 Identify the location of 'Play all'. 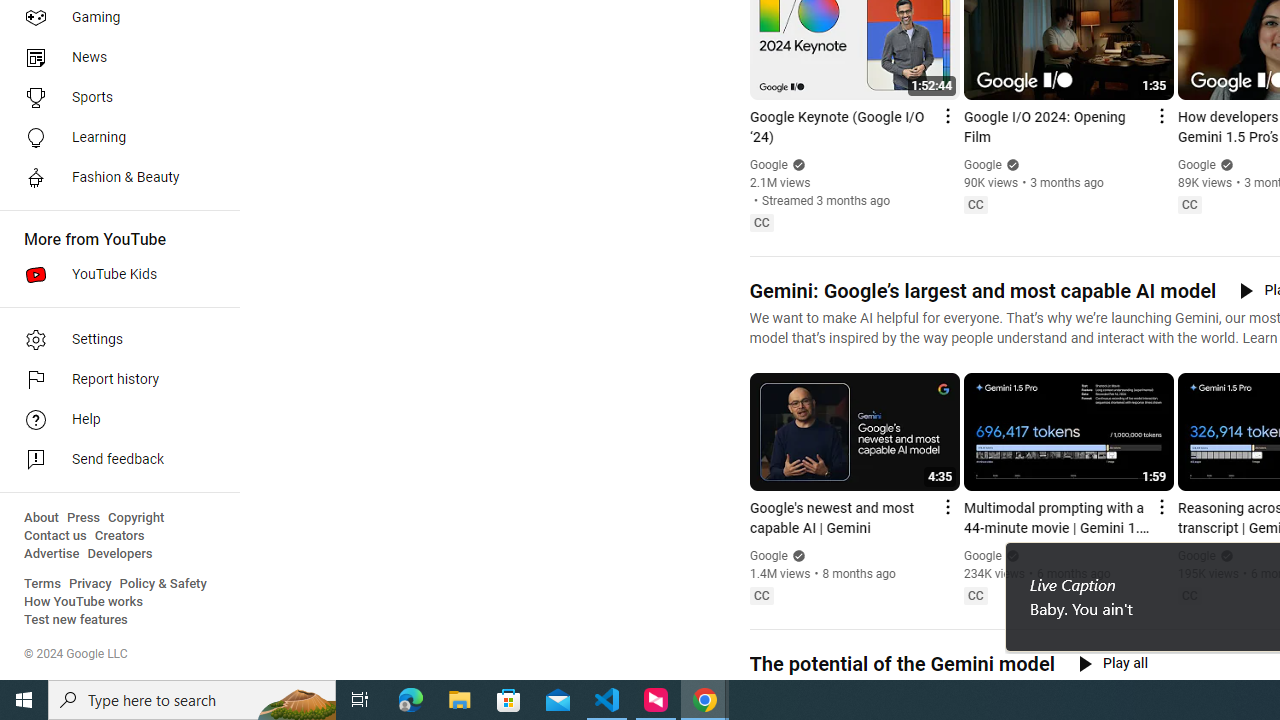
(1112, 663).